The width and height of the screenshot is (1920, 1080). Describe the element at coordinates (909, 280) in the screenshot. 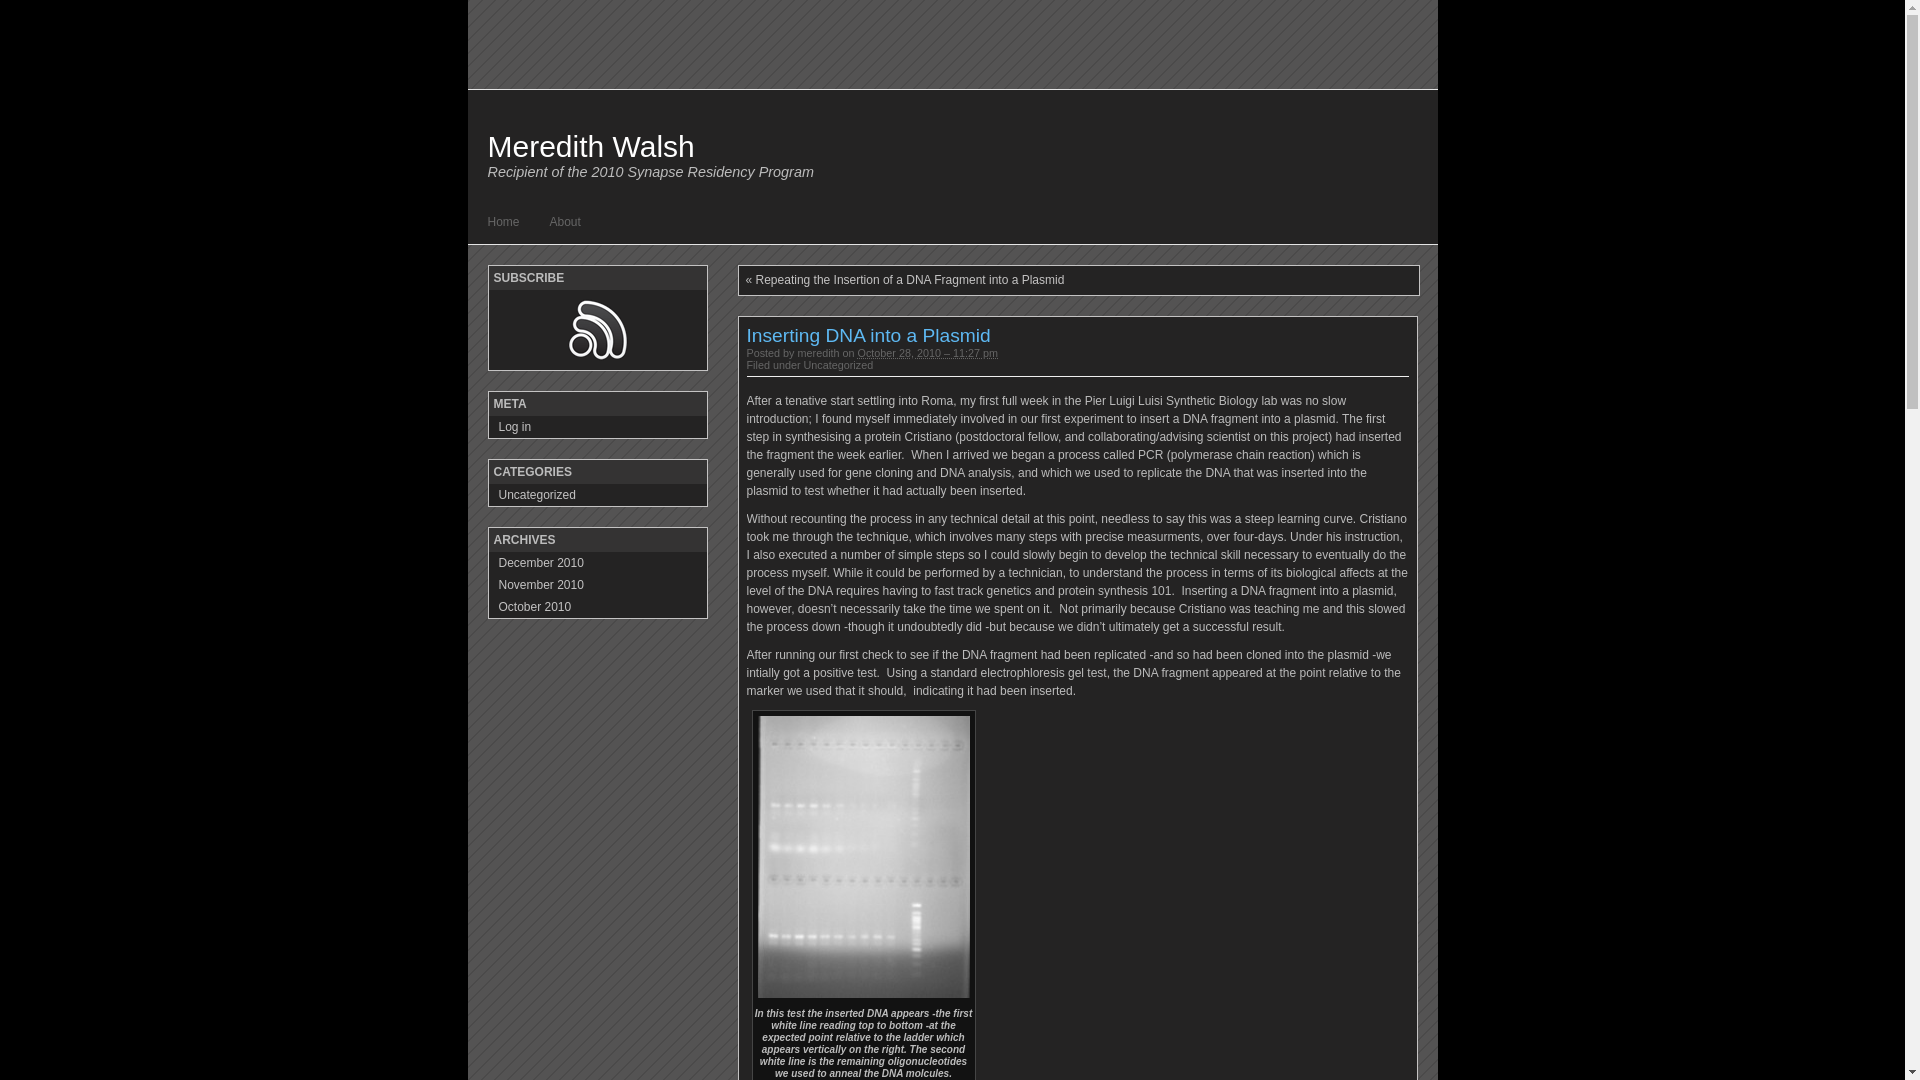

I see `'Repeating the Insertion of a DNA Fragment into a Plasmid'` at that location.